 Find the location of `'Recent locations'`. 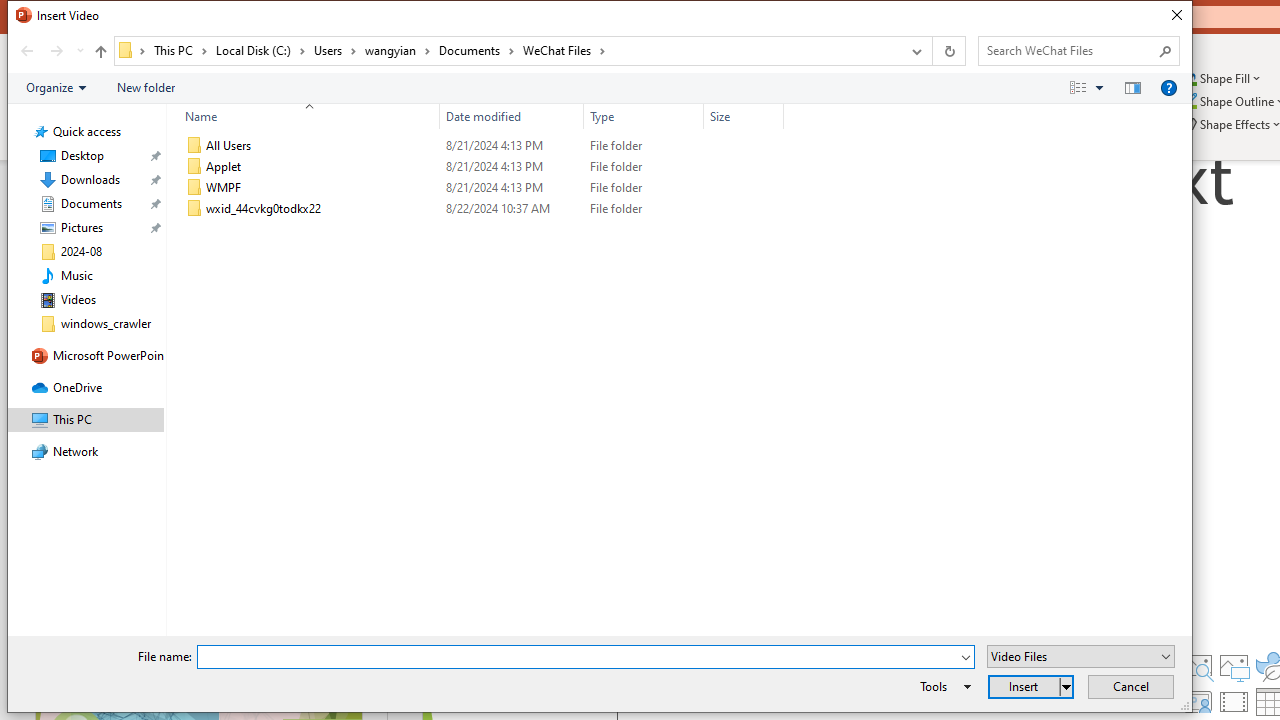

'Recent locations' is located at coordinates (79, 50).